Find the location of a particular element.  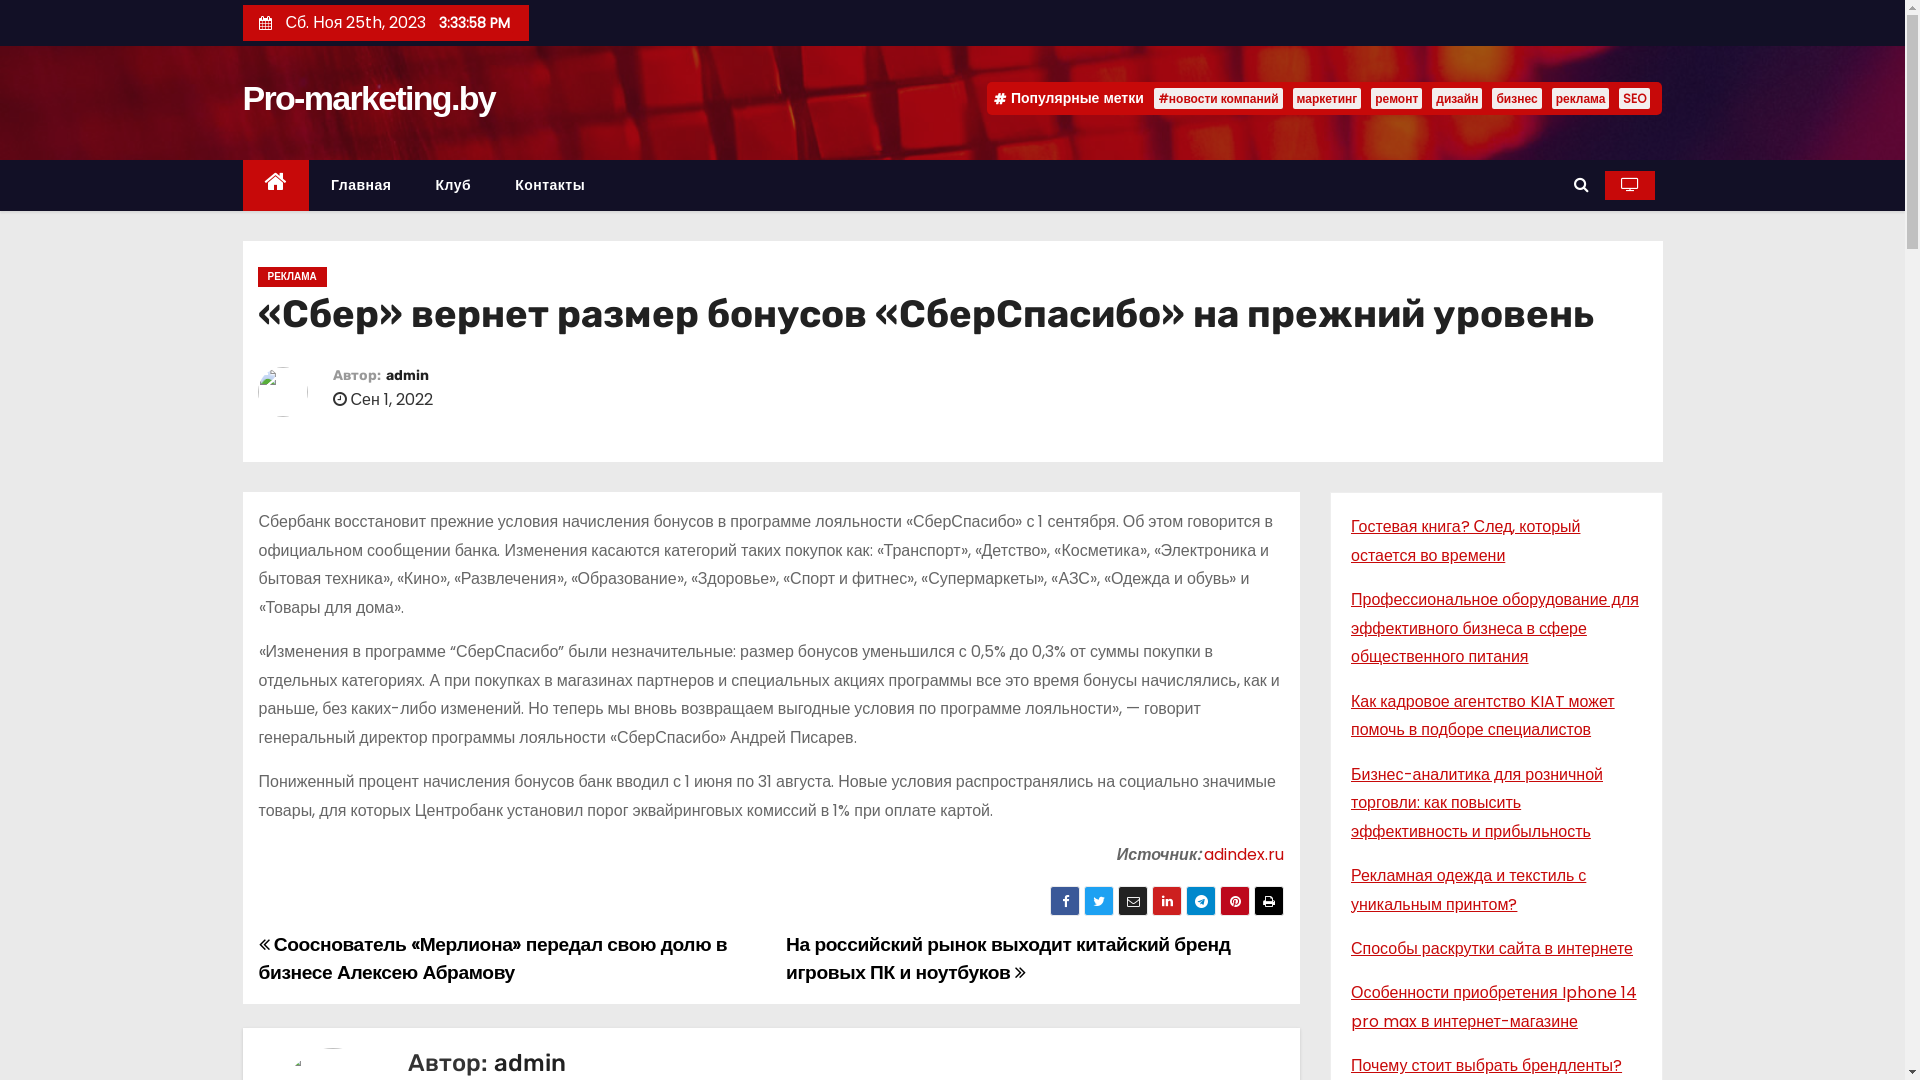

'Pro-marketing.by' is located at coordinates (368, 97).